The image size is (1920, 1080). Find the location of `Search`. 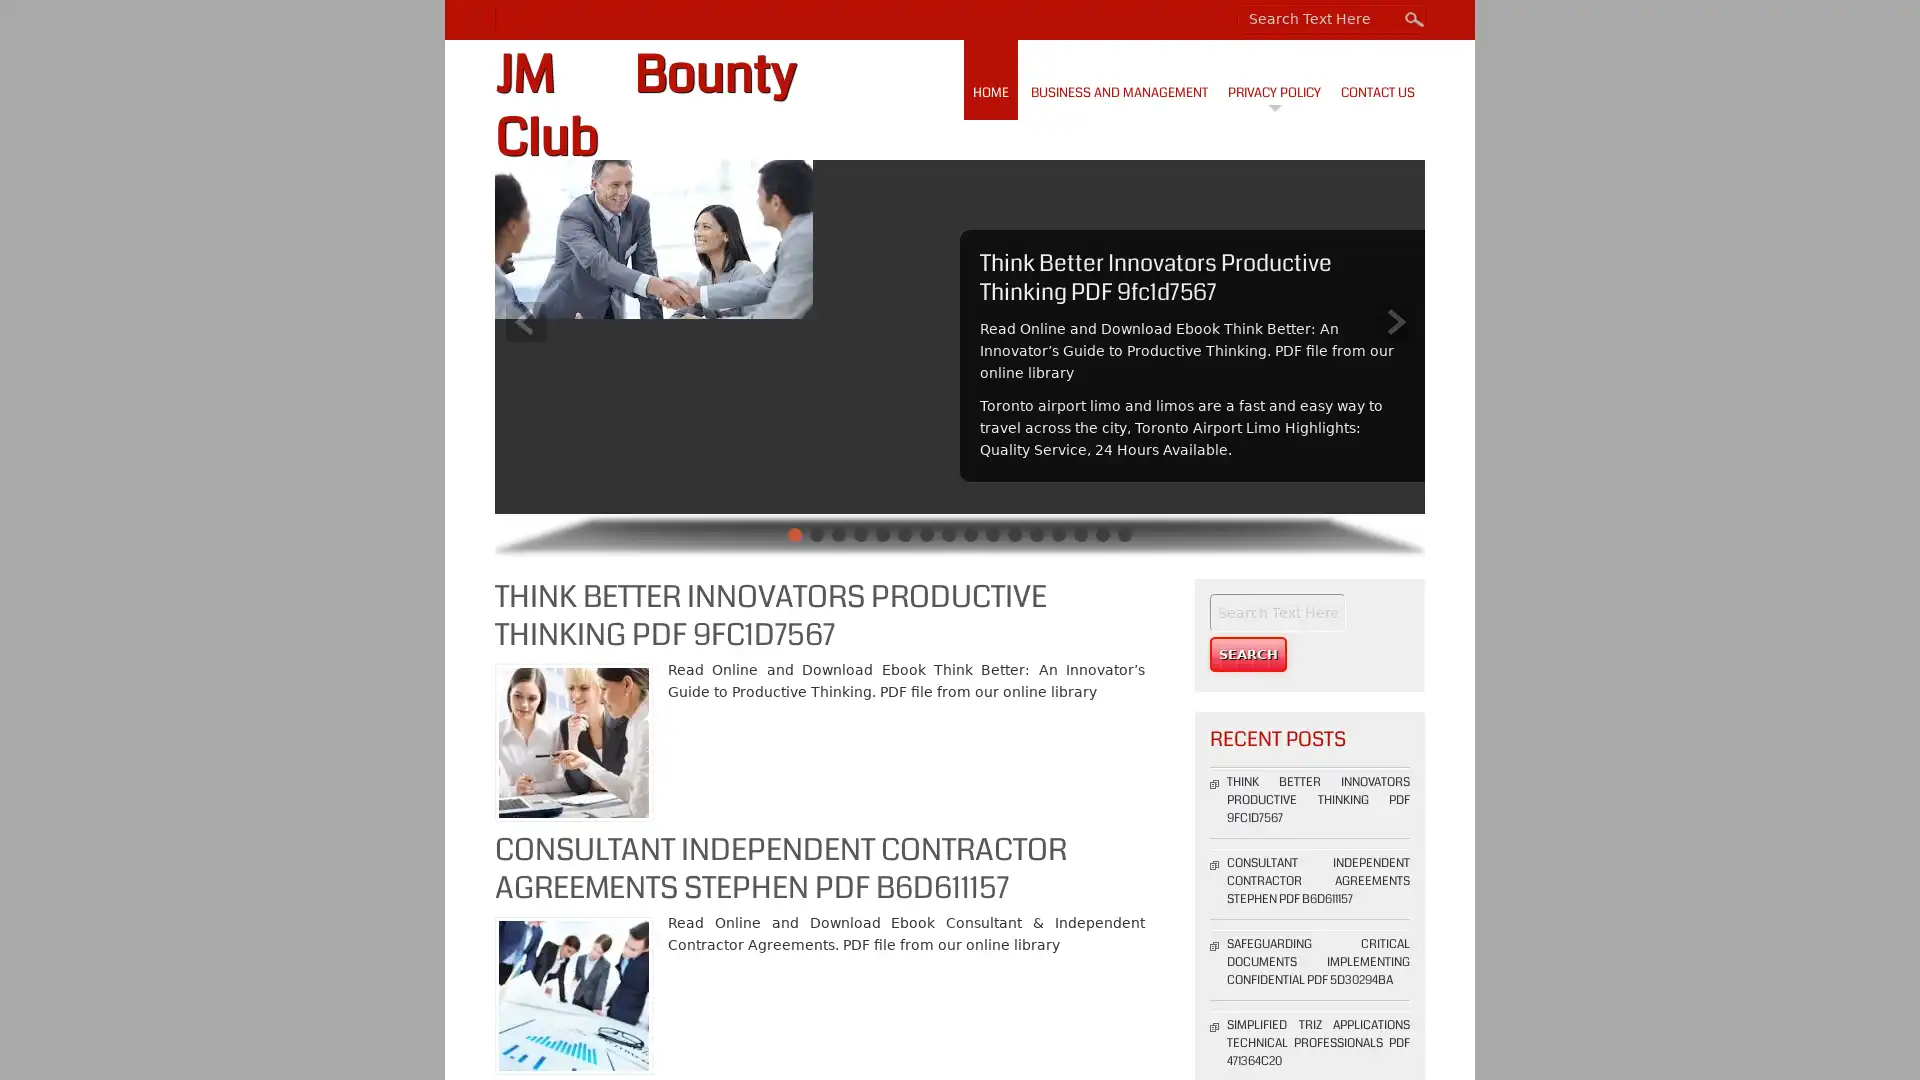

Search is located at coordinates (1247, 654).